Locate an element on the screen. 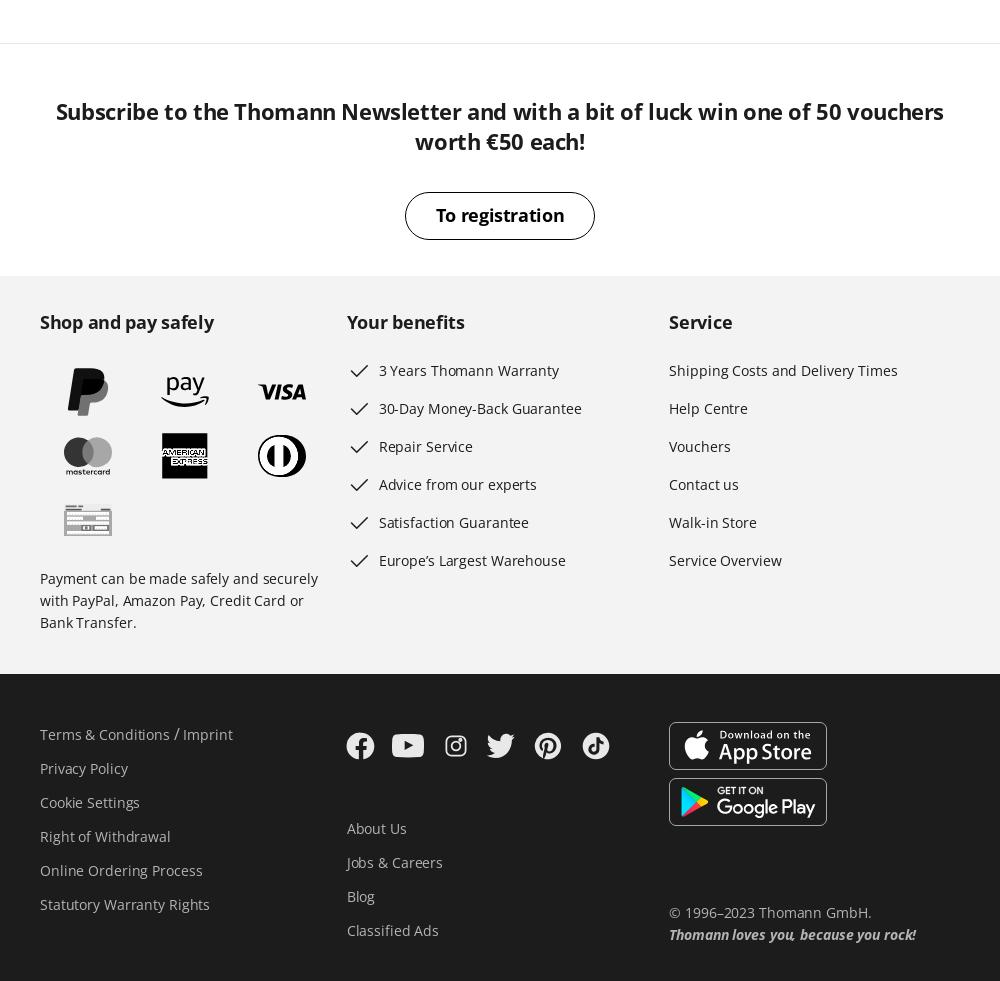 This screenshot has width=1000, height=981. 'Service Overview' is located at coordinates (724, 560).